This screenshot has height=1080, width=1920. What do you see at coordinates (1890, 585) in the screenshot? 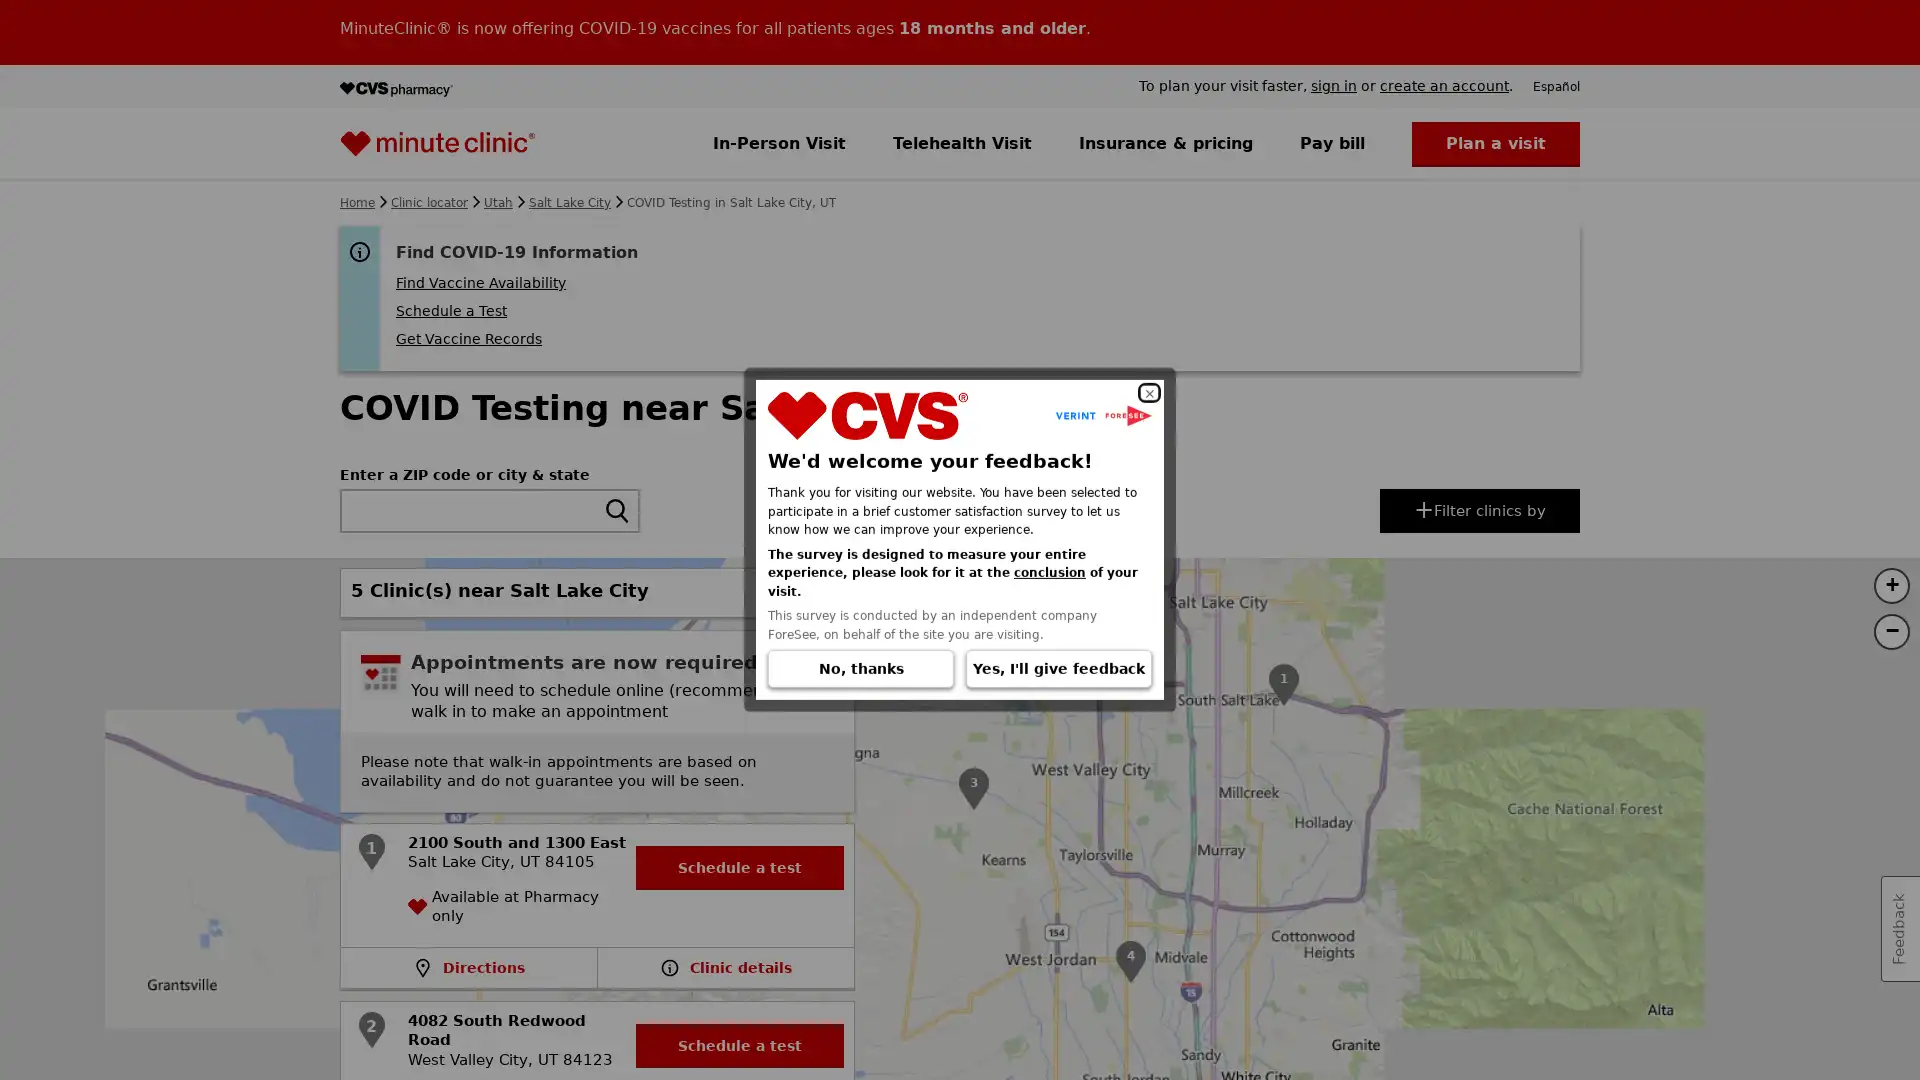
I see `Zoom in` at bounding box center [1890, 585].